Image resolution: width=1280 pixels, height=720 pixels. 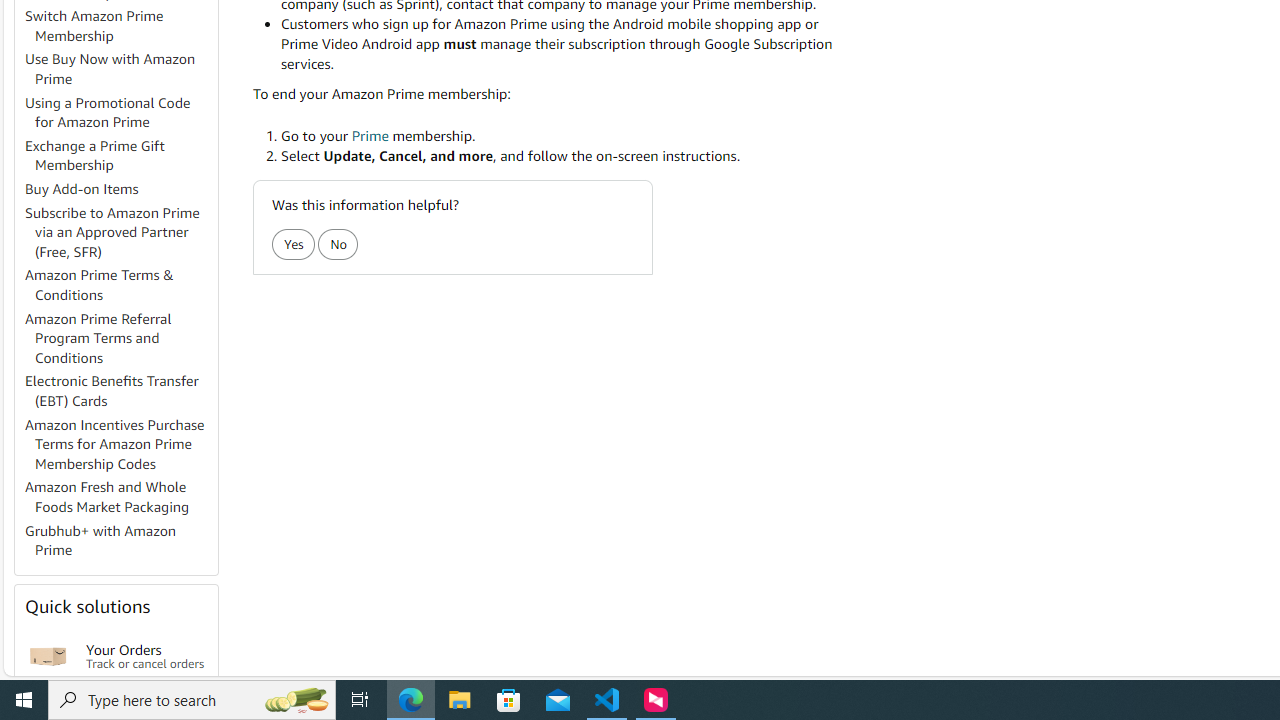 What do you see at coordinates (106, 496) in the screenshot?
I see `'Amazon Fresh and Whole Foods Market Packaging'` at bounding box center [106, 496].